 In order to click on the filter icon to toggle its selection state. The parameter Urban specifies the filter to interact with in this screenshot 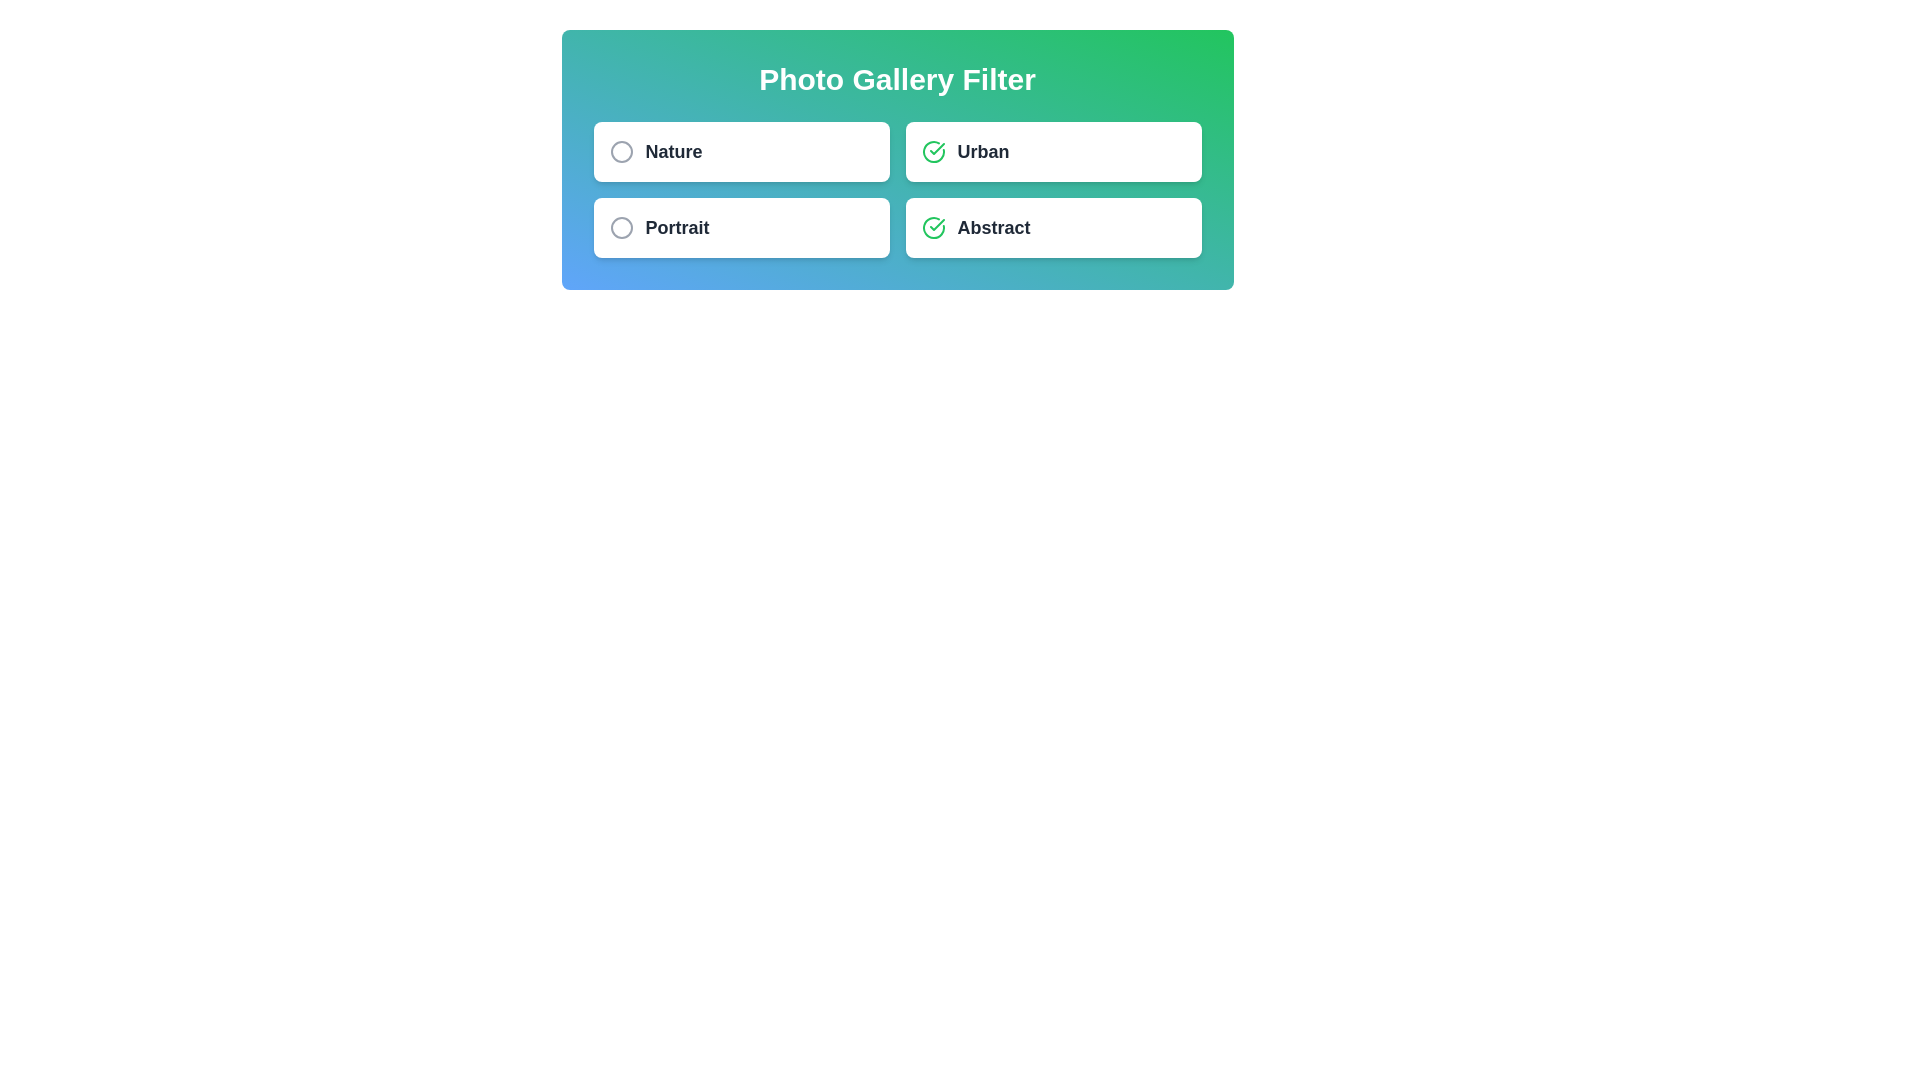, I will do `click(932, 150)`.